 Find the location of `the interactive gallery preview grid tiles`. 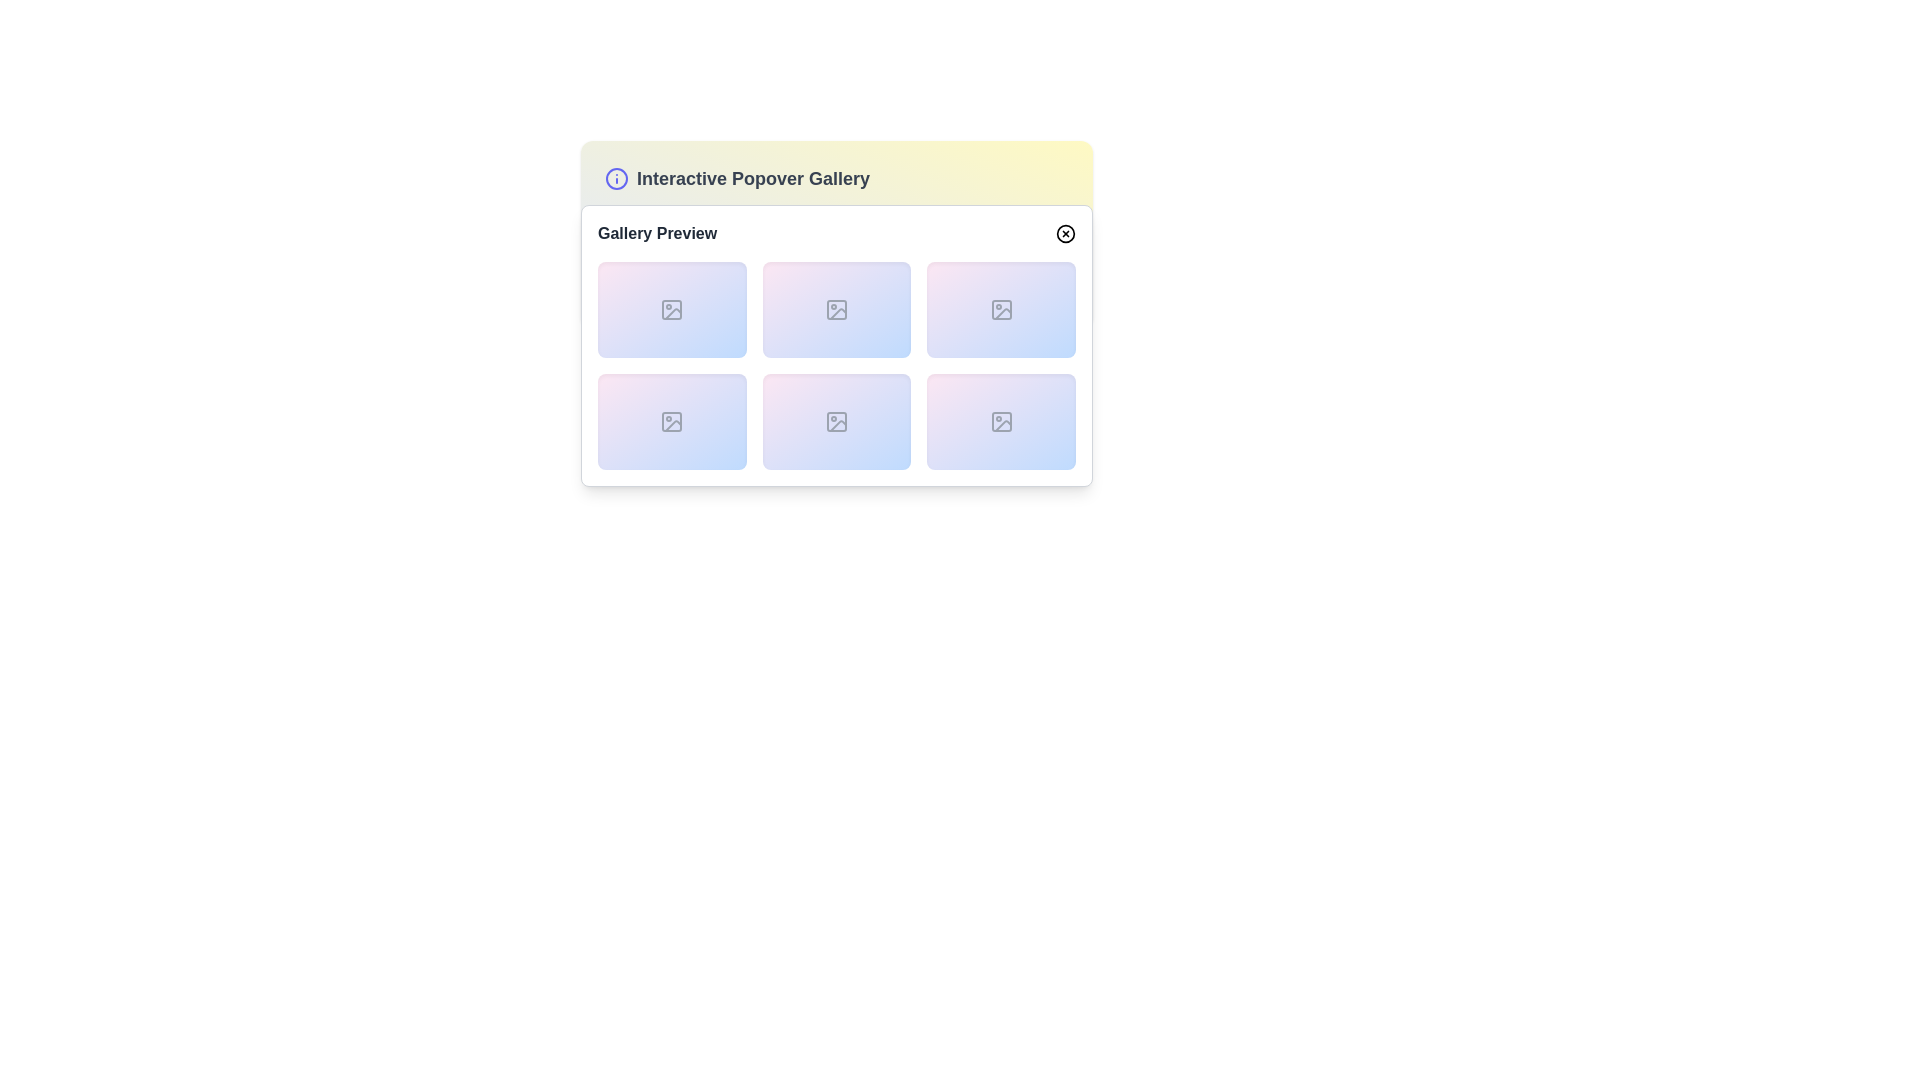

the interactive gallery preview grid tiles is located at coordinates (836, 366).